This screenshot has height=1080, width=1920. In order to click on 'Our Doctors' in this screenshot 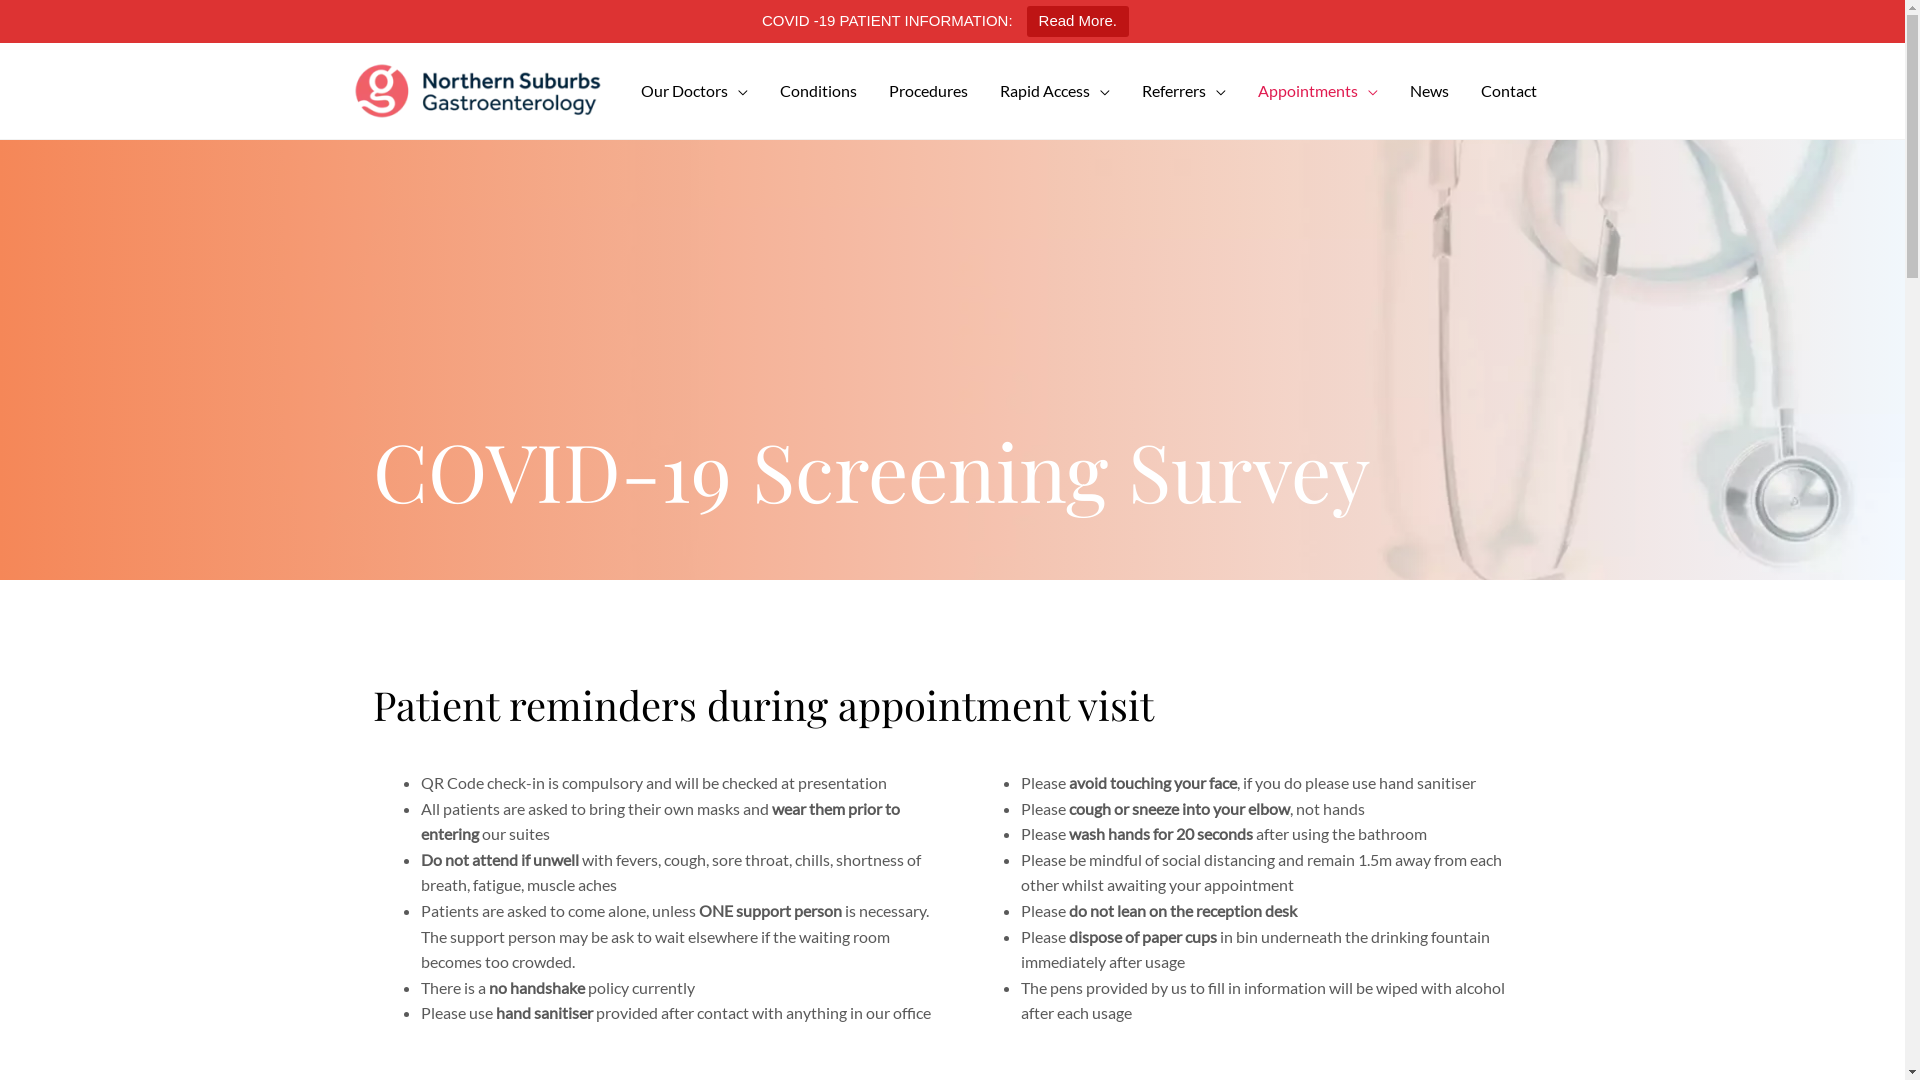, I will do `click(693, 91)`.